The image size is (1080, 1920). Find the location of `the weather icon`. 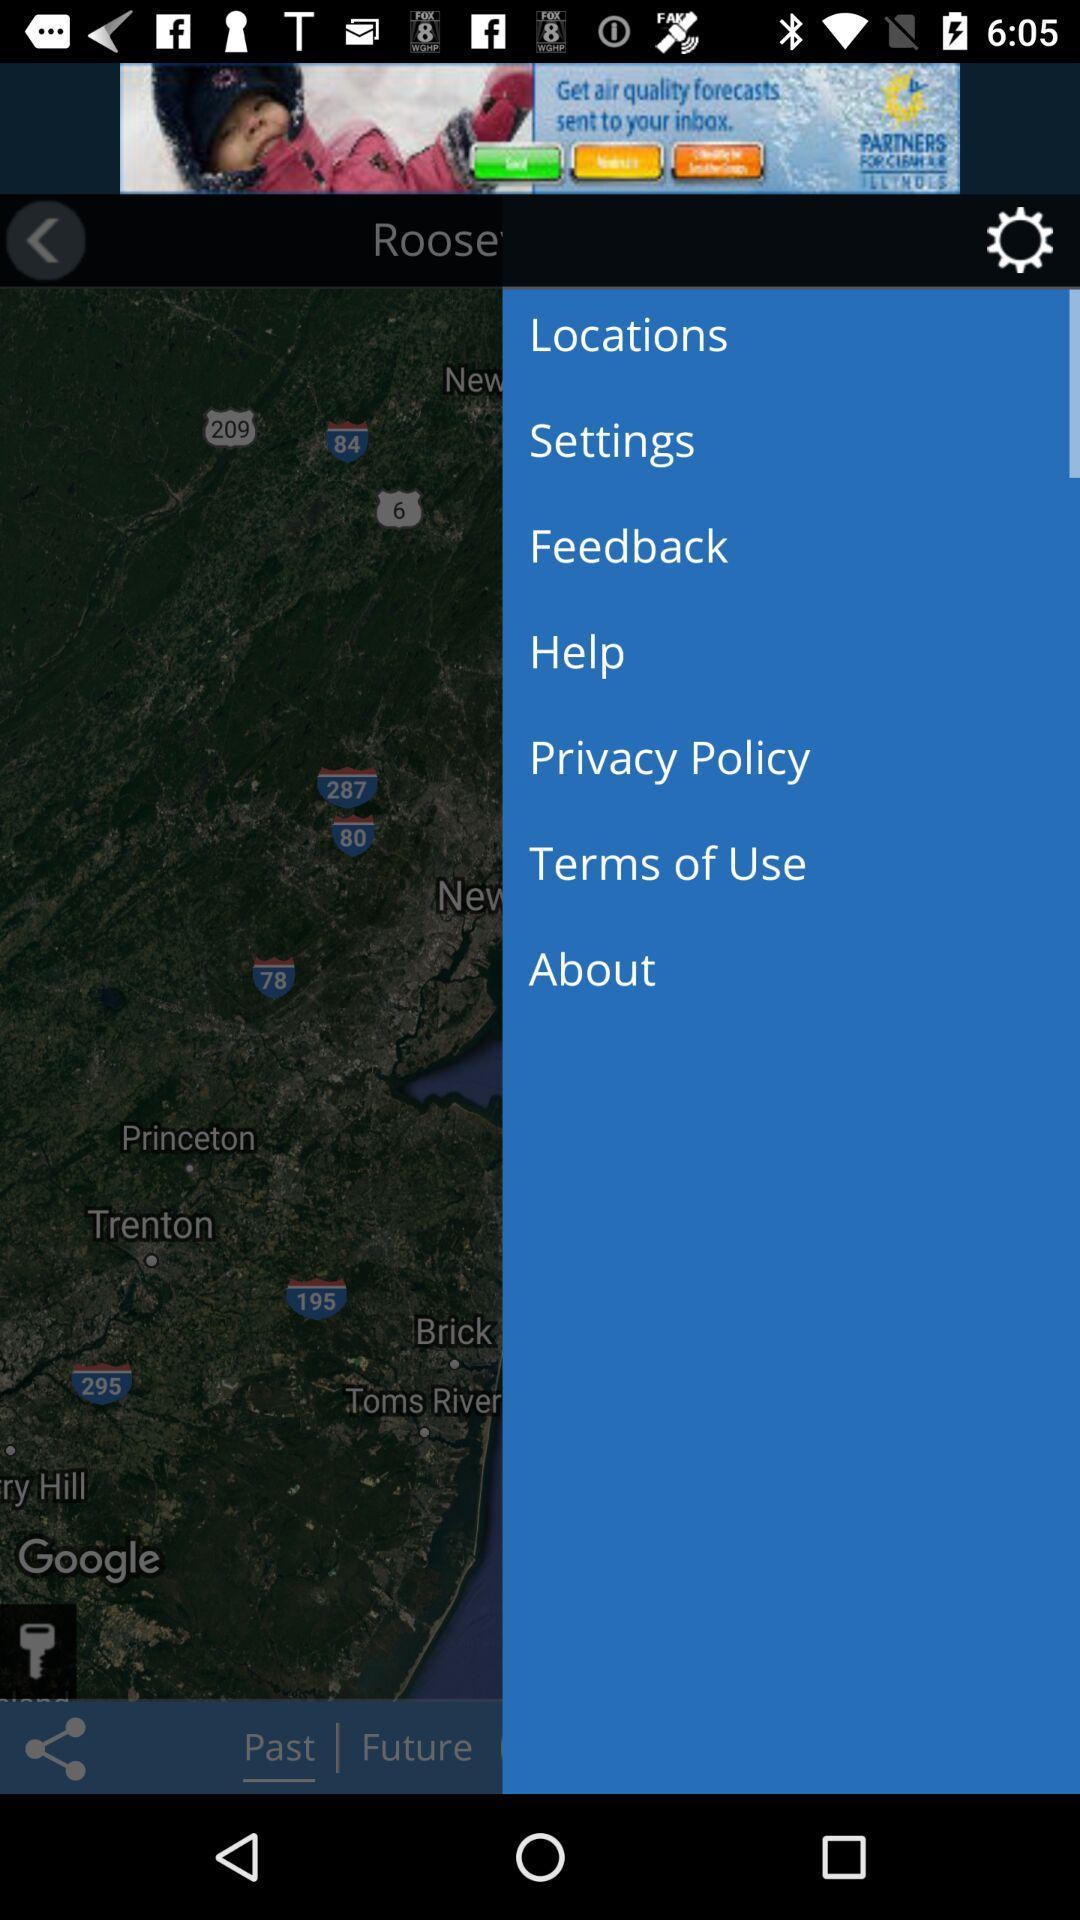

the weather icon is located at coordinates (131, 240).